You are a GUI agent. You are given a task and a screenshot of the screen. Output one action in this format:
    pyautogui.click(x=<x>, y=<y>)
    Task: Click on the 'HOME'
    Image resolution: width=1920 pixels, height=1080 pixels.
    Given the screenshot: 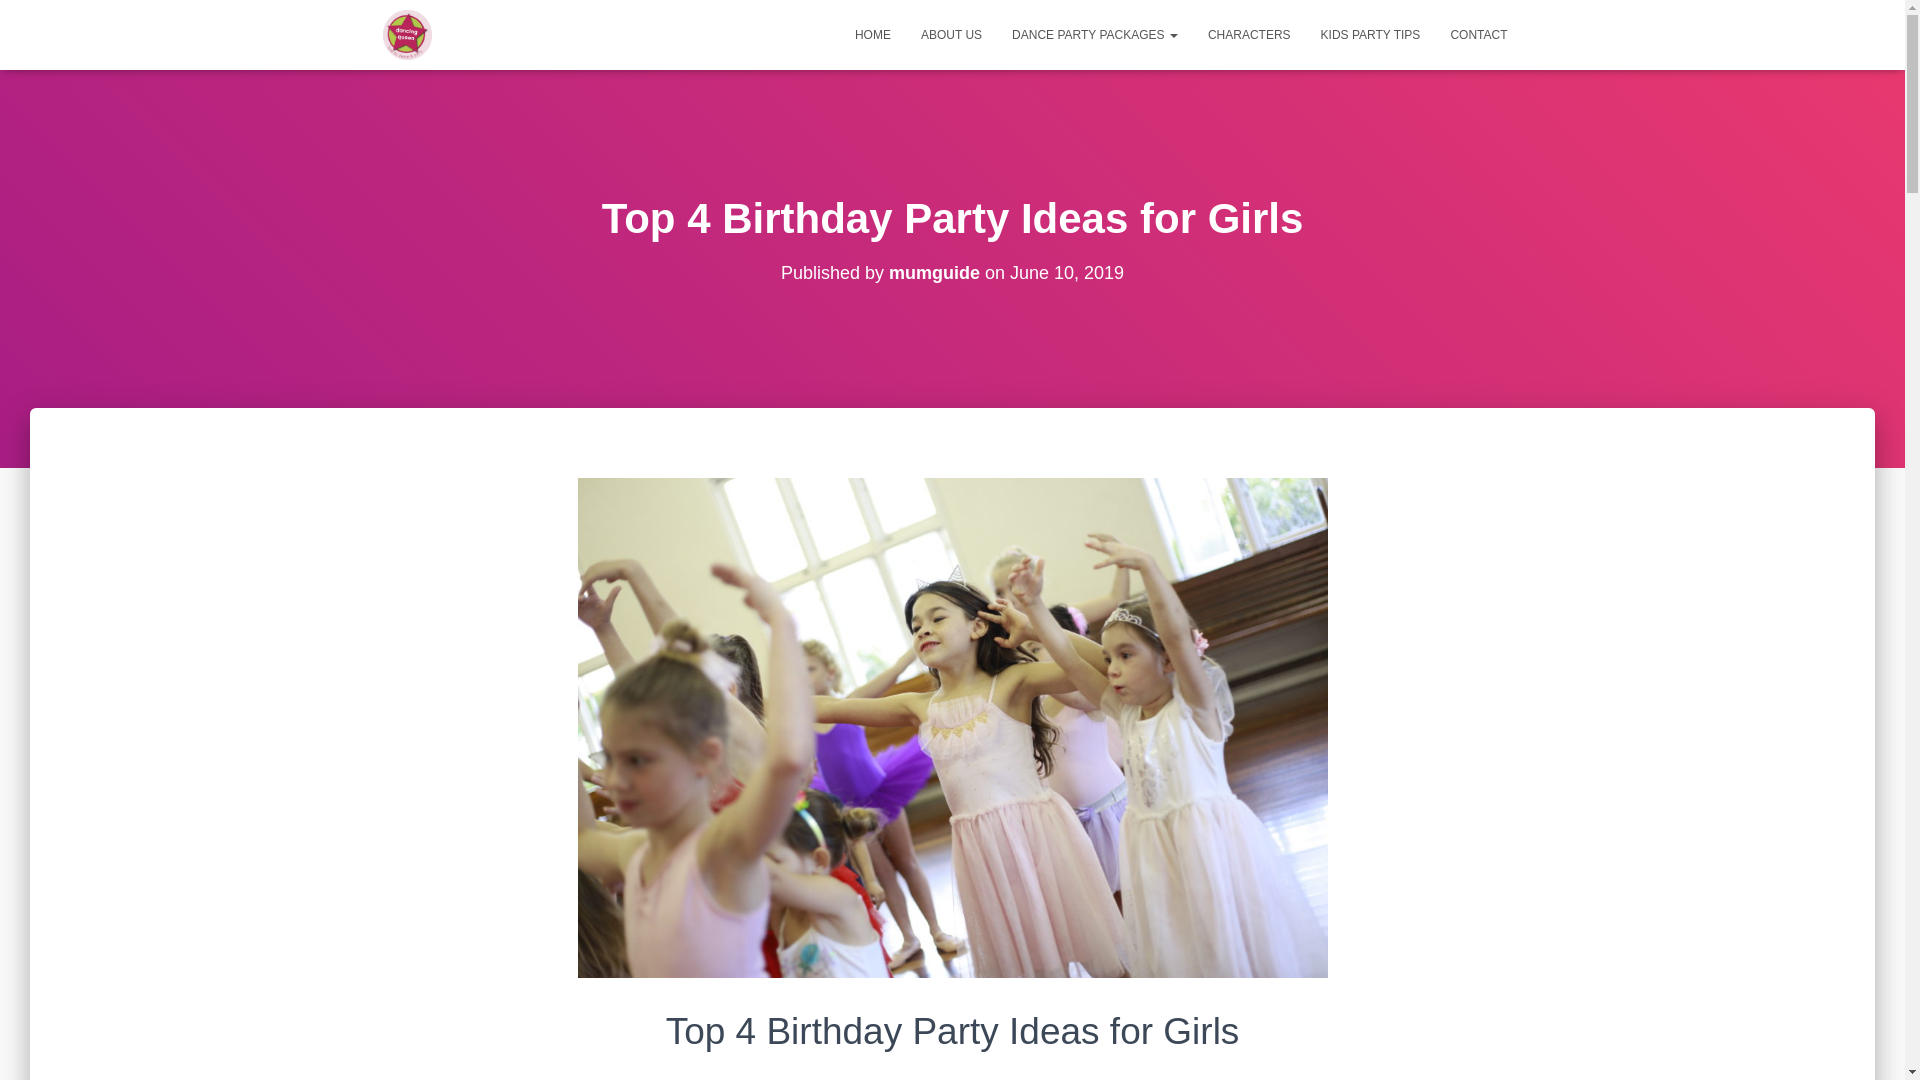 What is the action you would take?
    pyautogui.click(x=873, y=34)
    